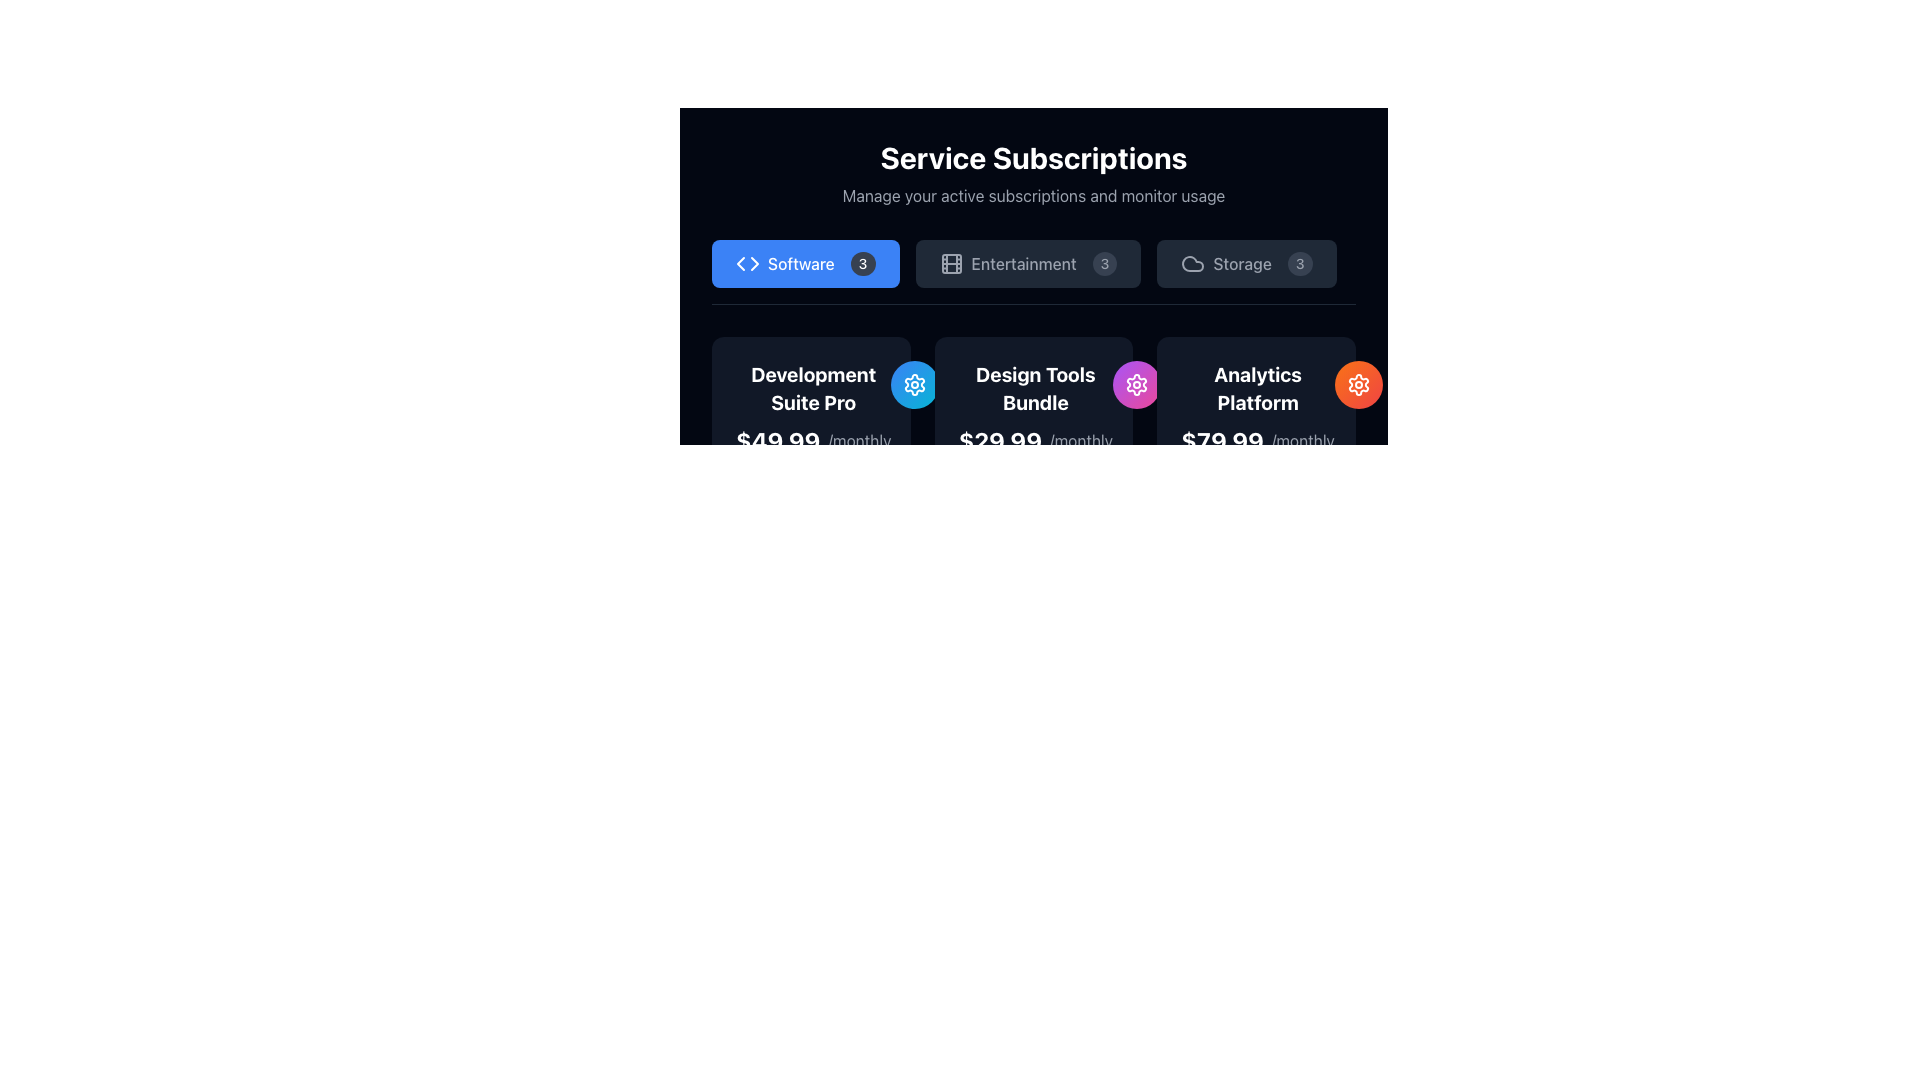 The height and width of the screenshot is (1080, 1920). What do you see at coordinates (1035, 439) in the screenshot?
I see `the pricing label at the bottom of the 'Design Tools Bundle' card, which features a bold white price and a smaller gray descriptor '/monthly'` at bounding box center [1035, 439].